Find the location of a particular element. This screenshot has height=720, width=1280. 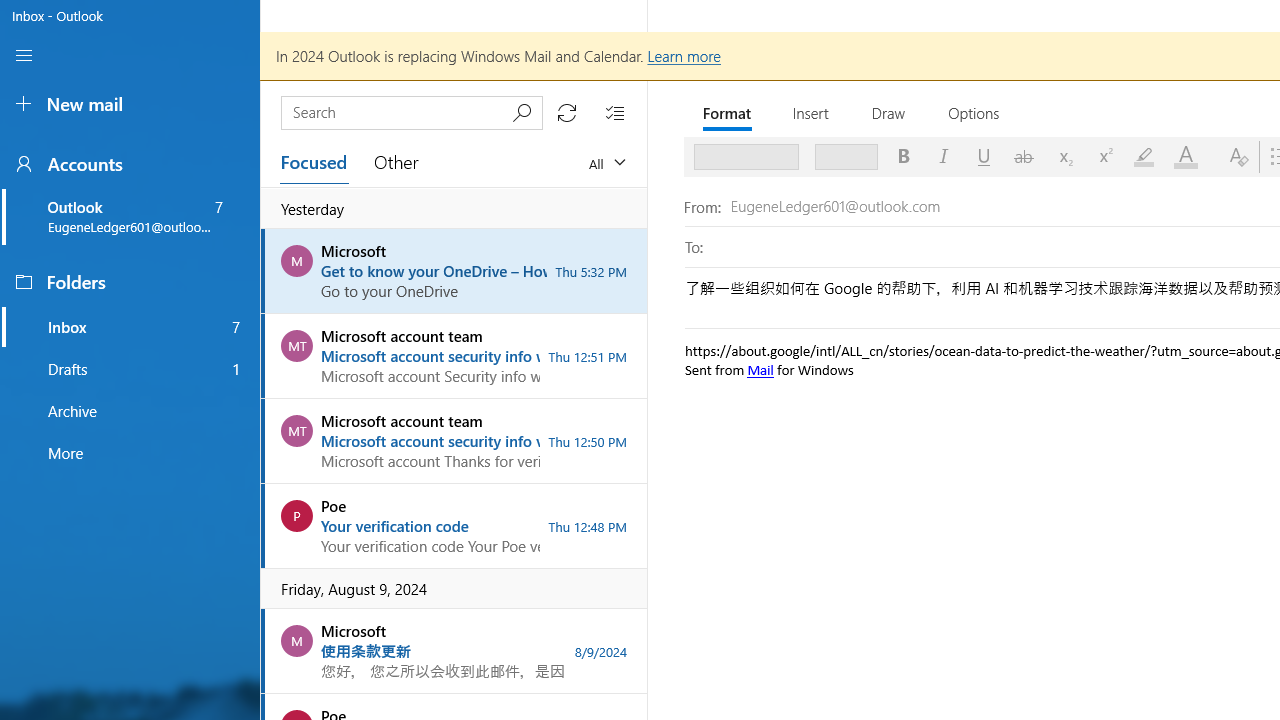

'Draw' is located at coordinates (889, 113).